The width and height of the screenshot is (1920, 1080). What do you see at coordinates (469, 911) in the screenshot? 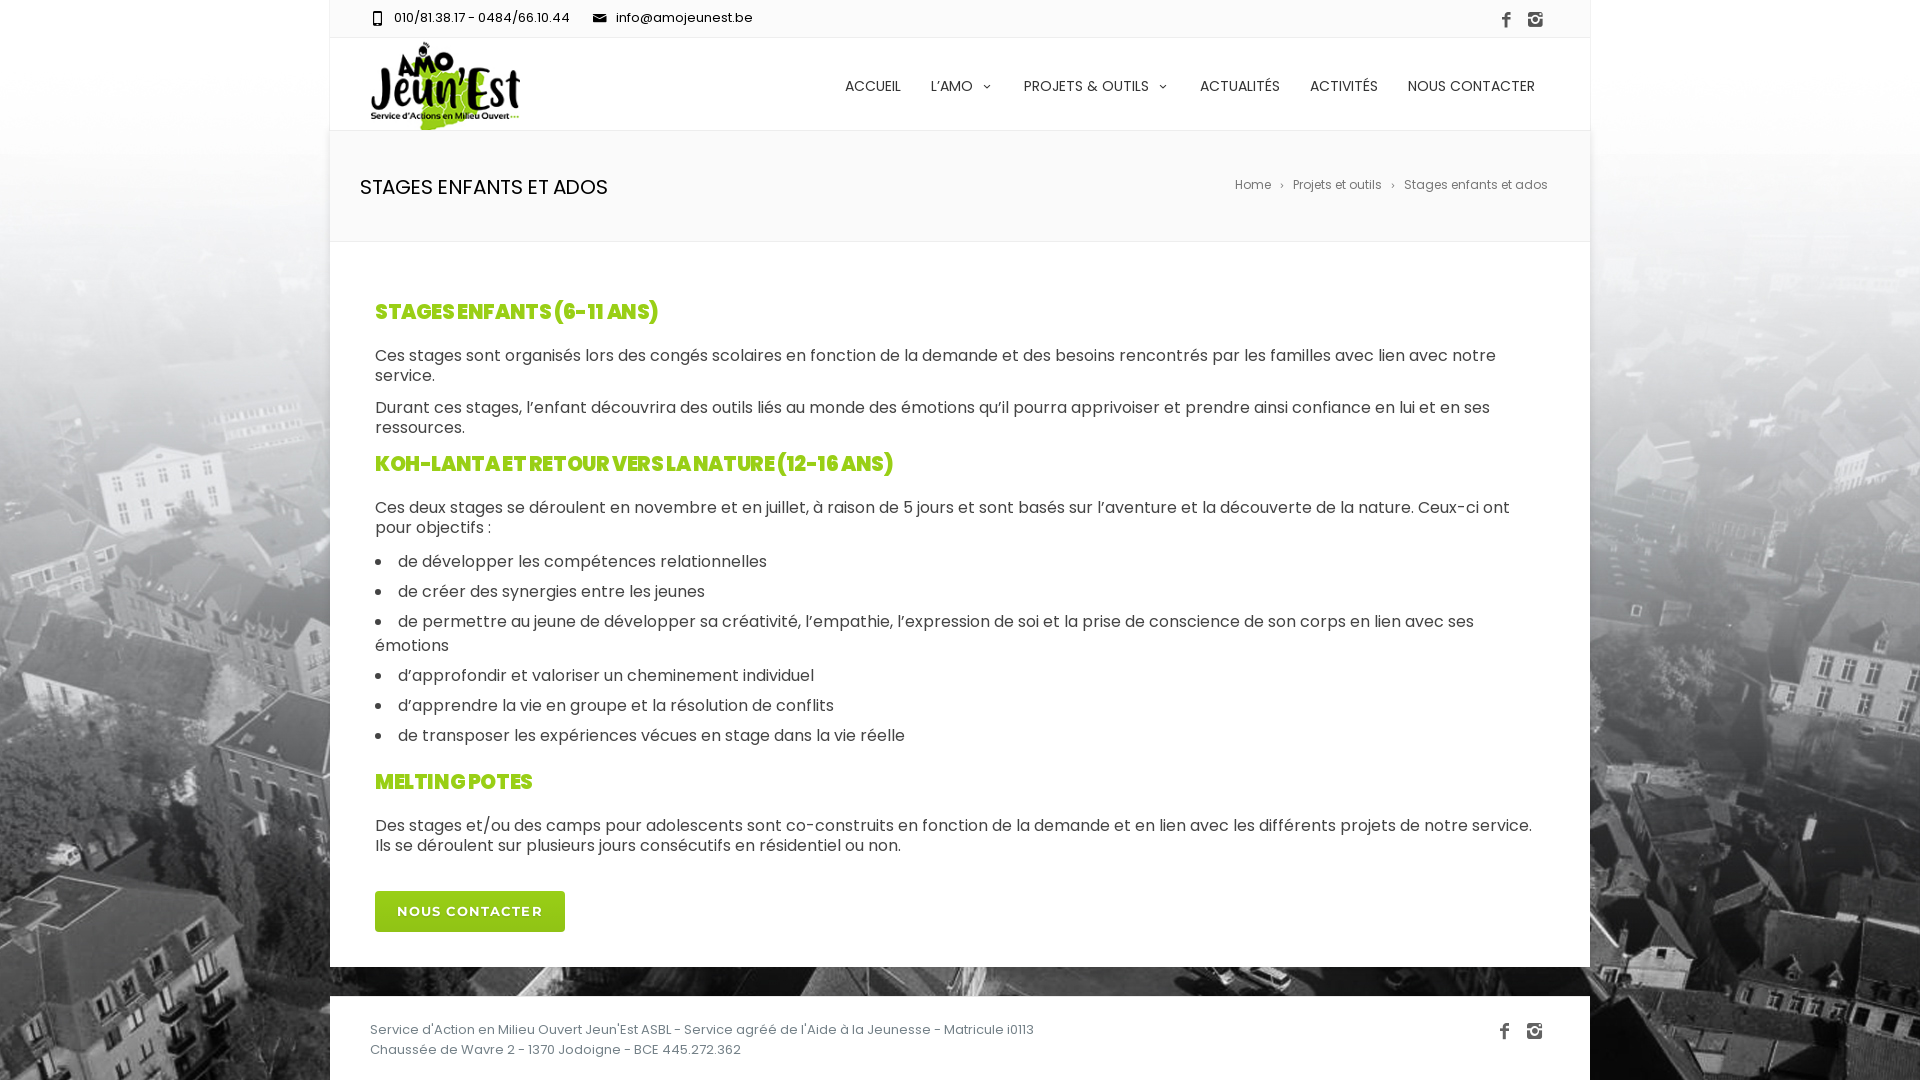
I see `'NOUS CONTACTER'` at bounding box center [469, 911].